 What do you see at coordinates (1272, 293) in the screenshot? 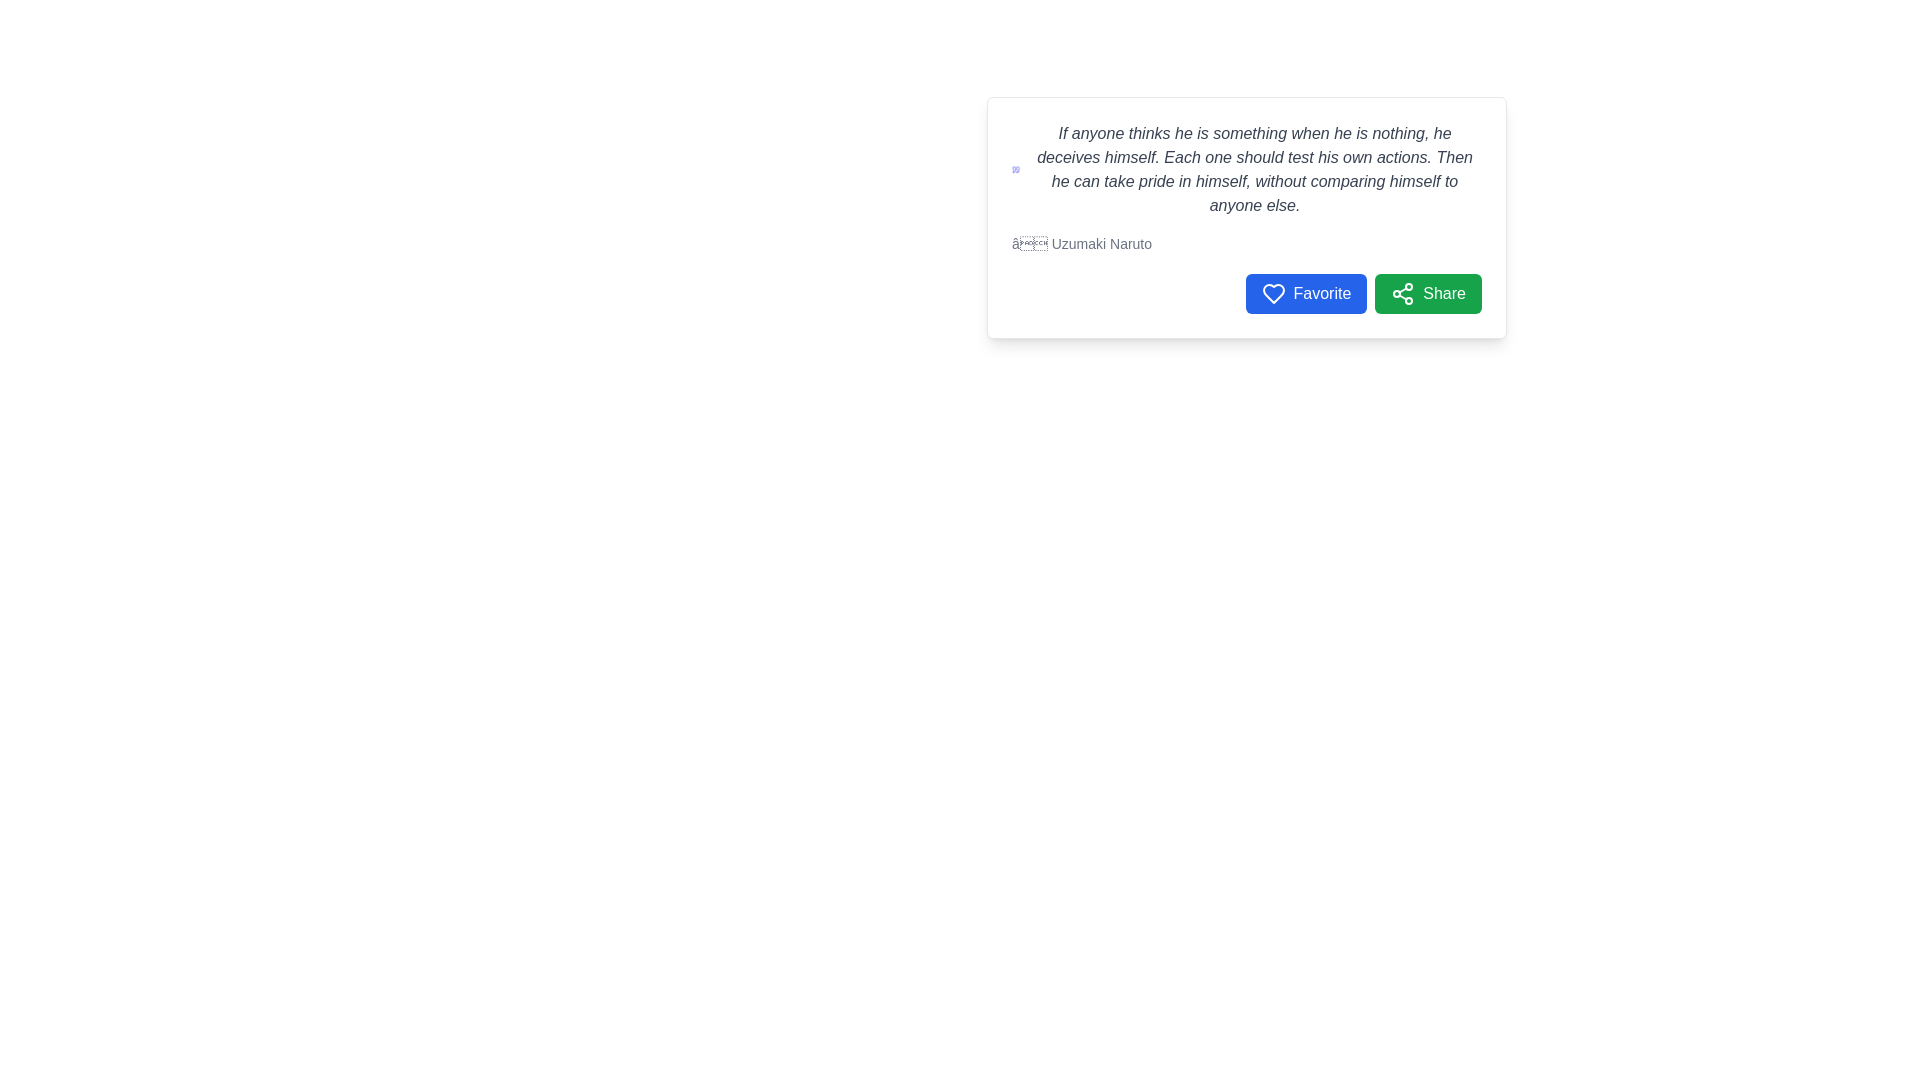
I see `the 'favorite' SVG graphic located in the bottom-right corner of the card, adjacent to the quote description and to the left of the 'Favorite' button` at bounding box center [1272, 293].